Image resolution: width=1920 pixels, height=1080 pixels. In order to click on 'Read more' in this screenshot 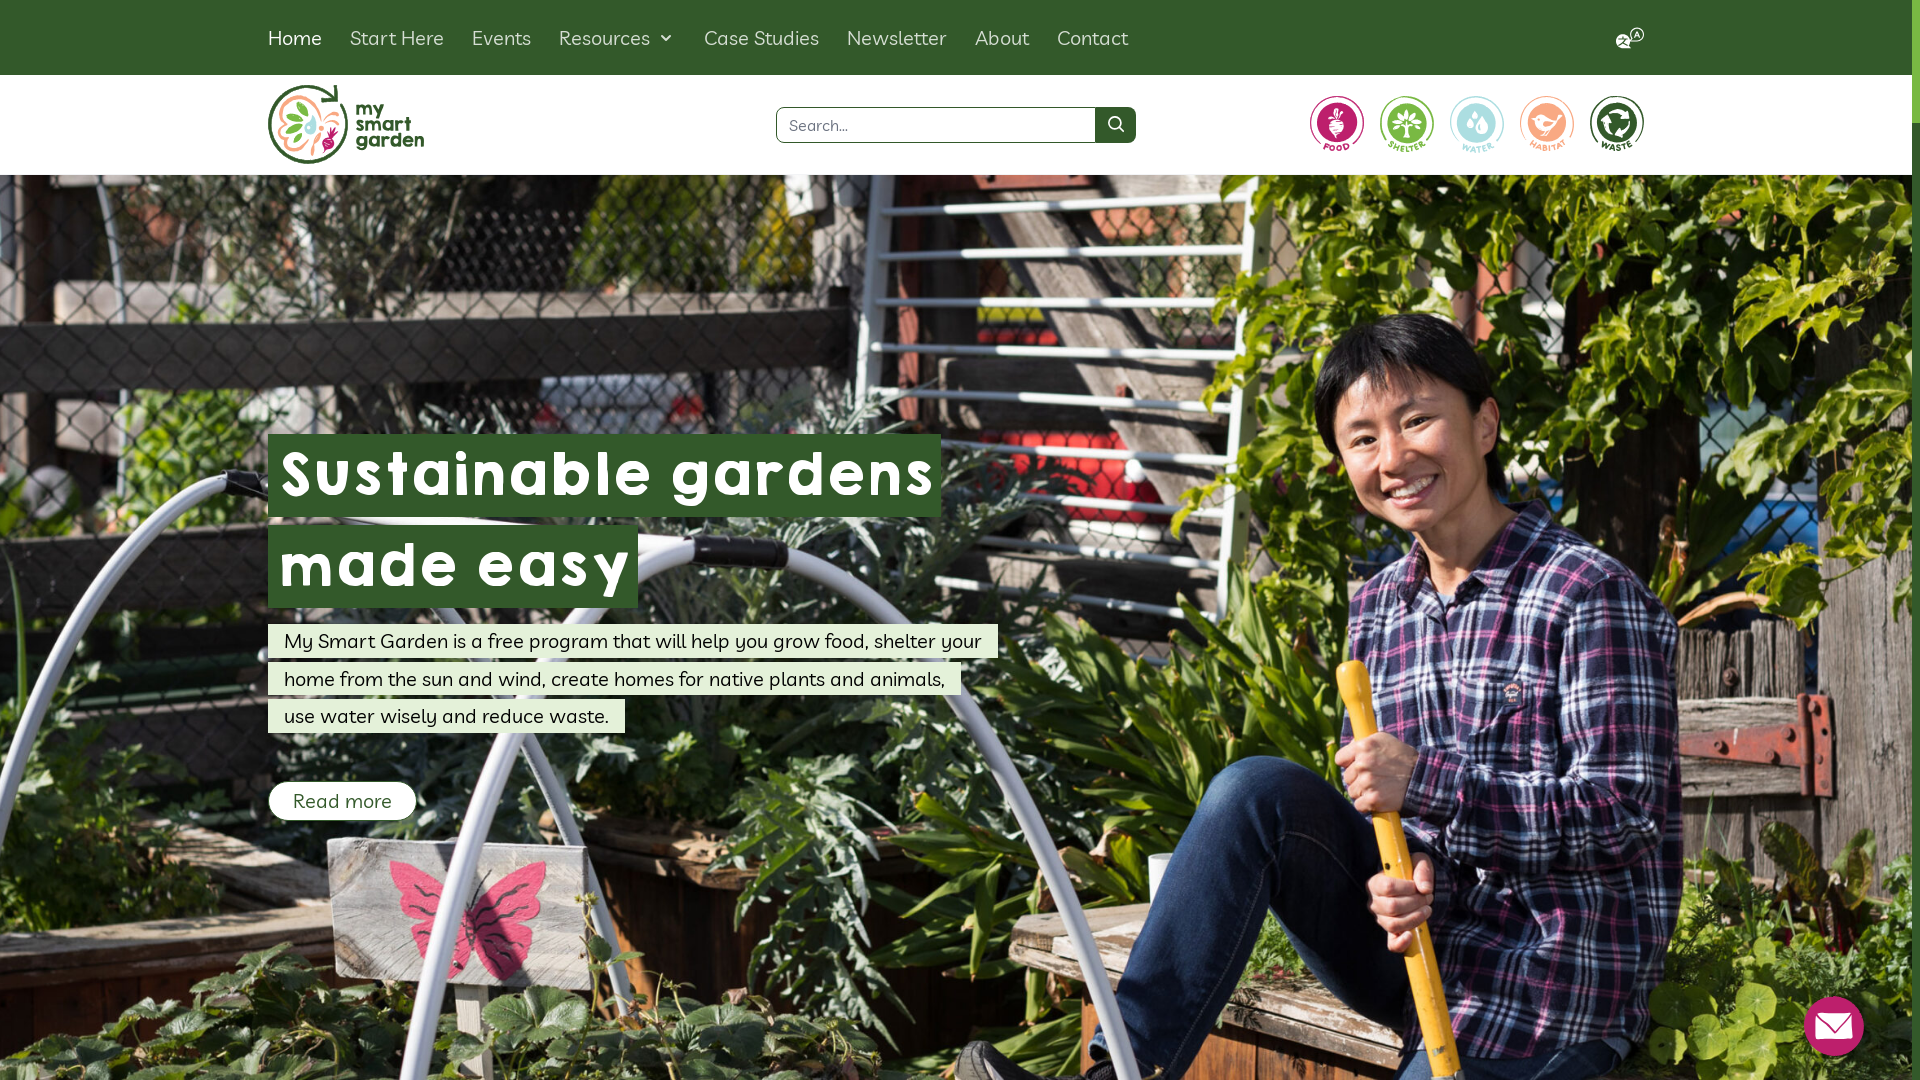, I will do `click(342, 800)`.